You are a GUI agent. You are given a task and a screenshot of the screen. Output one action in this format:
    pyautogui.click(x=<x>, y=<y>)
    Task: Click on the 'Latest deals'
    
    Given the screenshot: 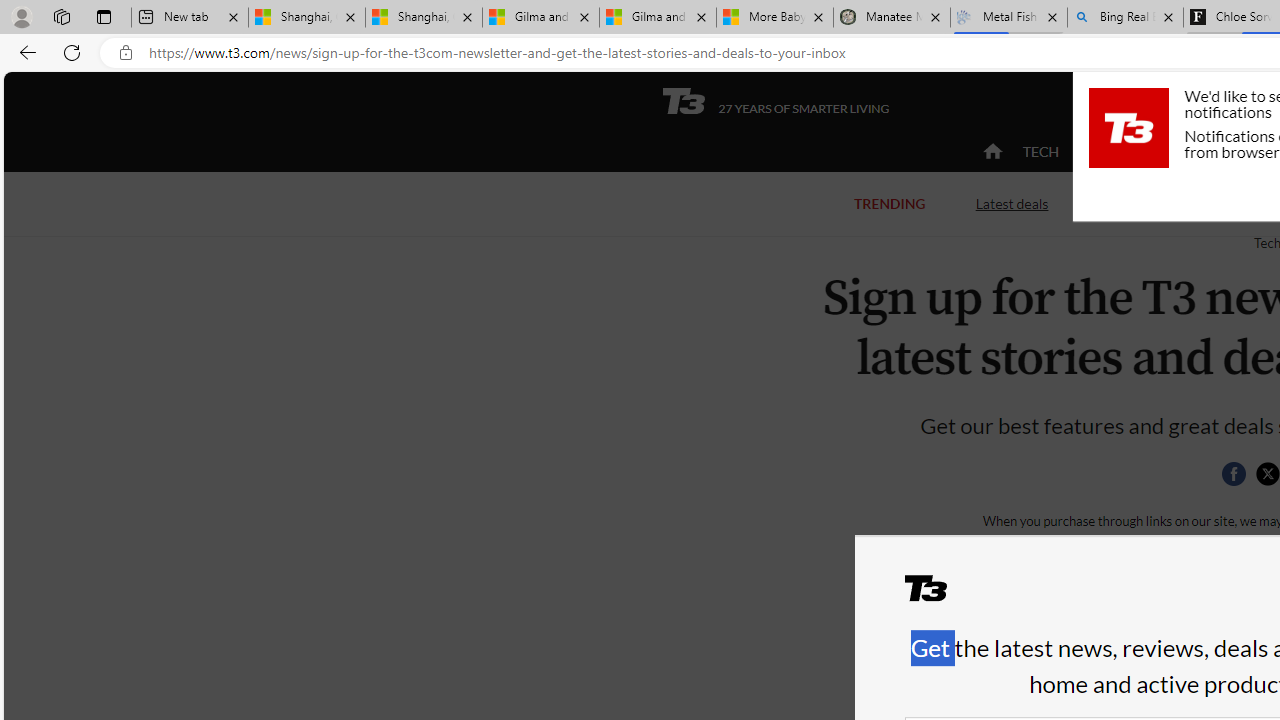 What is the action you would take?
    pyautogui.click(x=1011, y=203)
    